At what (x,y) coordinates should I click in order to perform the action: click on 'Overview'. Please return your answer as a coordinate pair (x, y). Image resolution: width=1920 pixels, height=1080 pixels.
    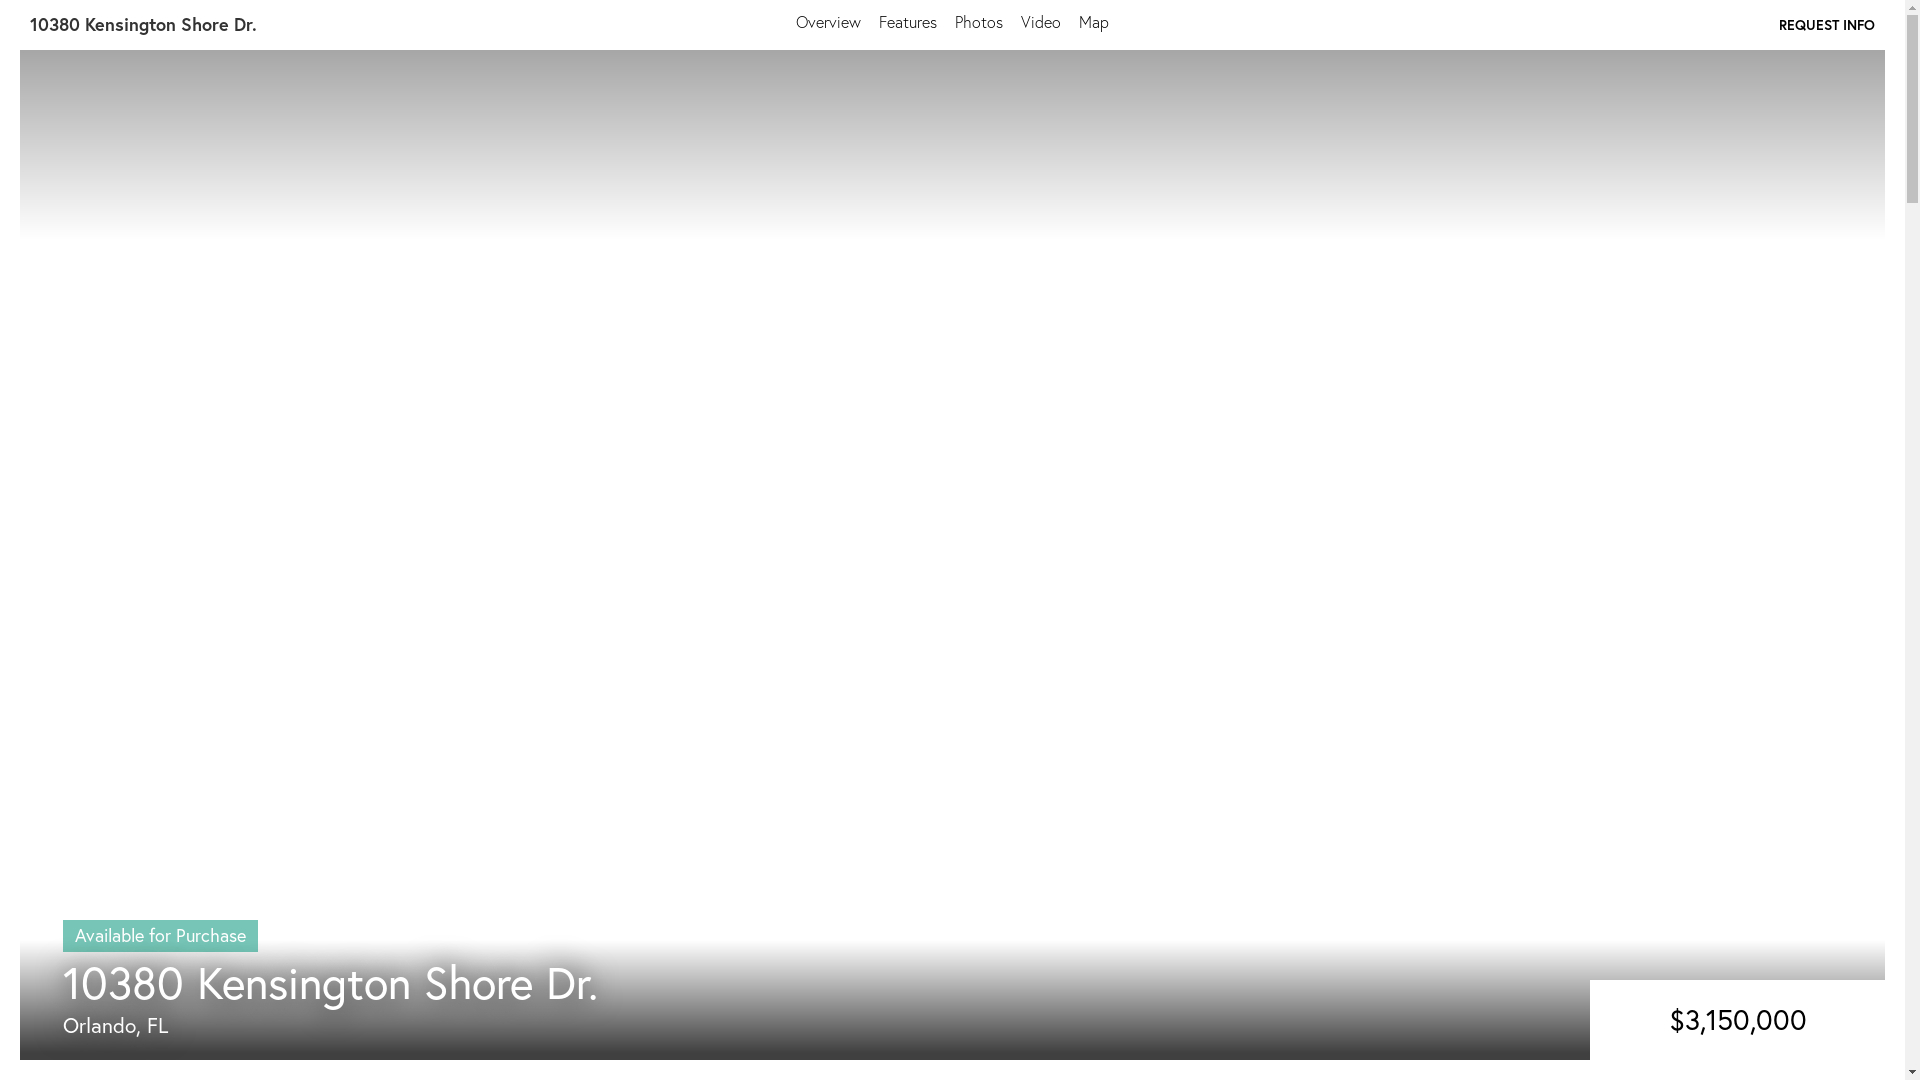
    Looking at the image, I should click on (828, 21).